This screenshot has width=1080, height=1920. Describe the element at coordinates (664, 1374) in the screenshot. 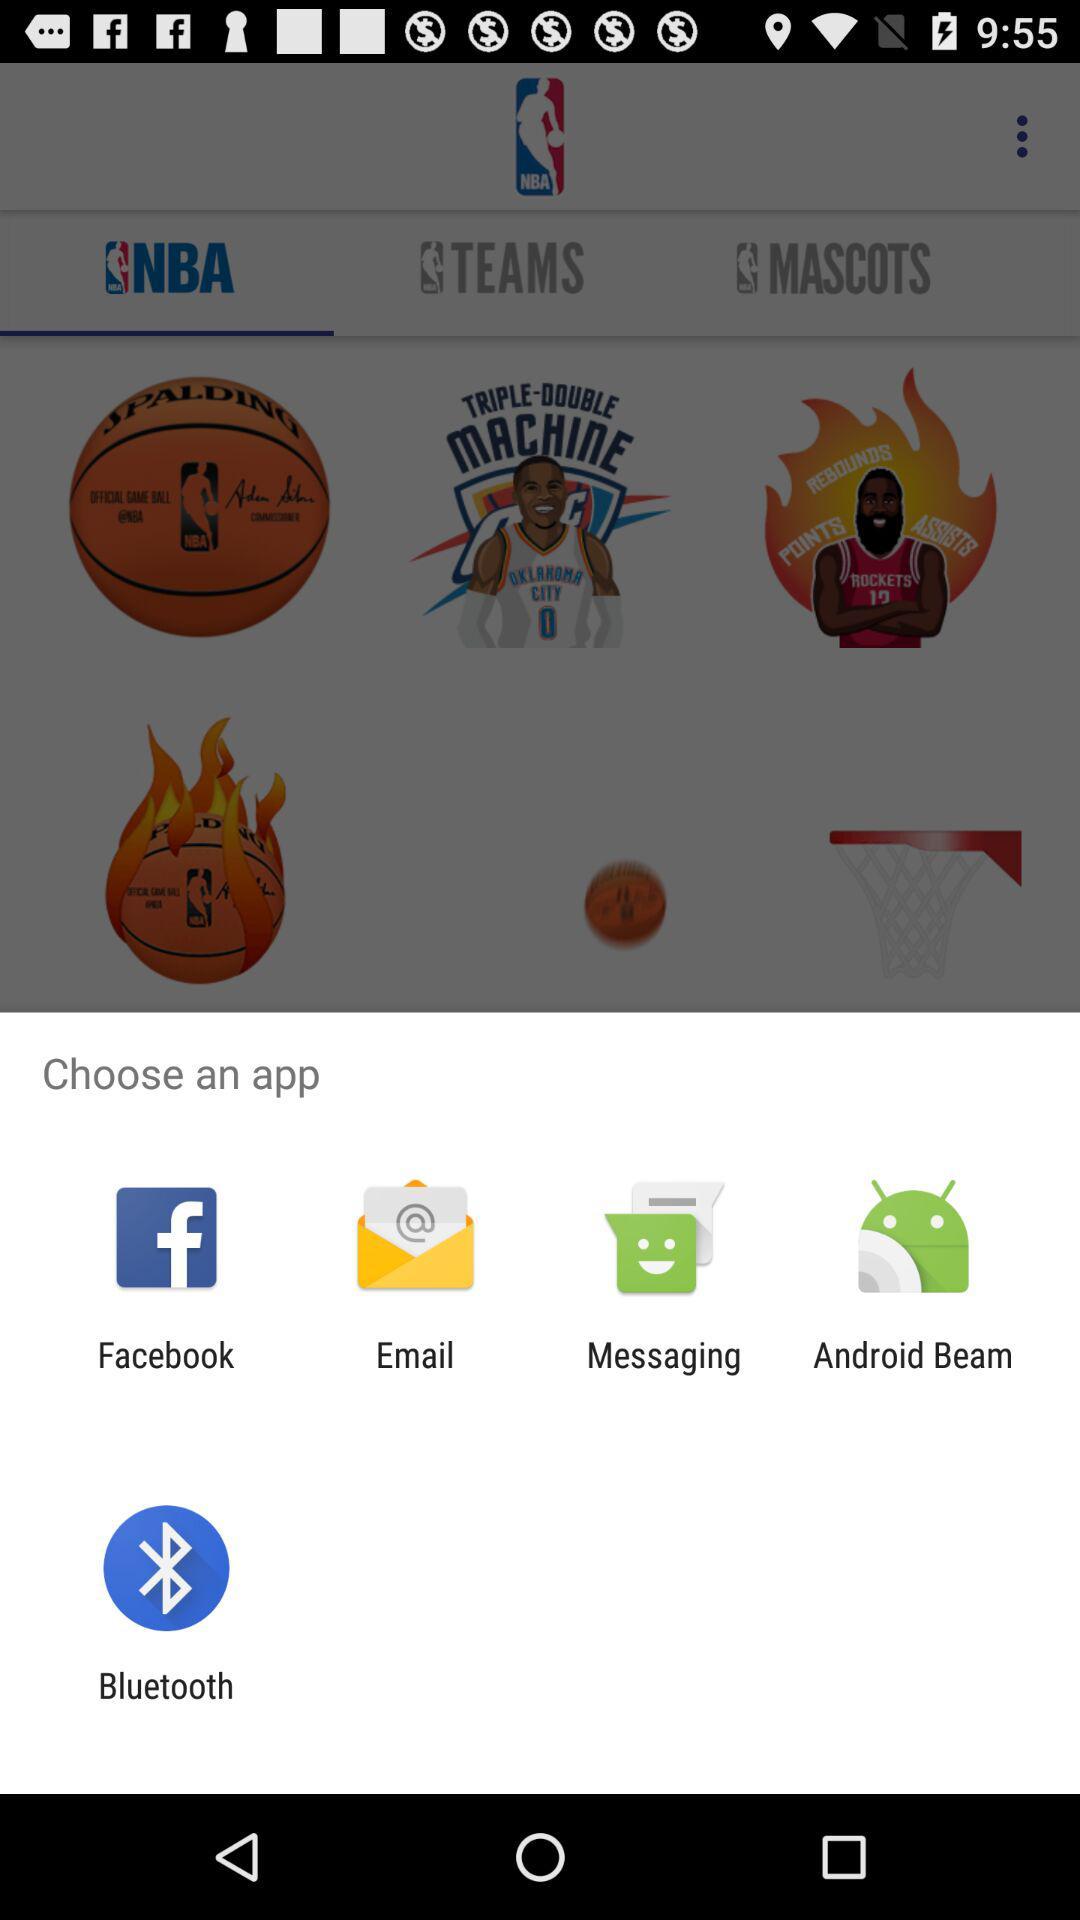

I see `the item to the right of email app` at that location.